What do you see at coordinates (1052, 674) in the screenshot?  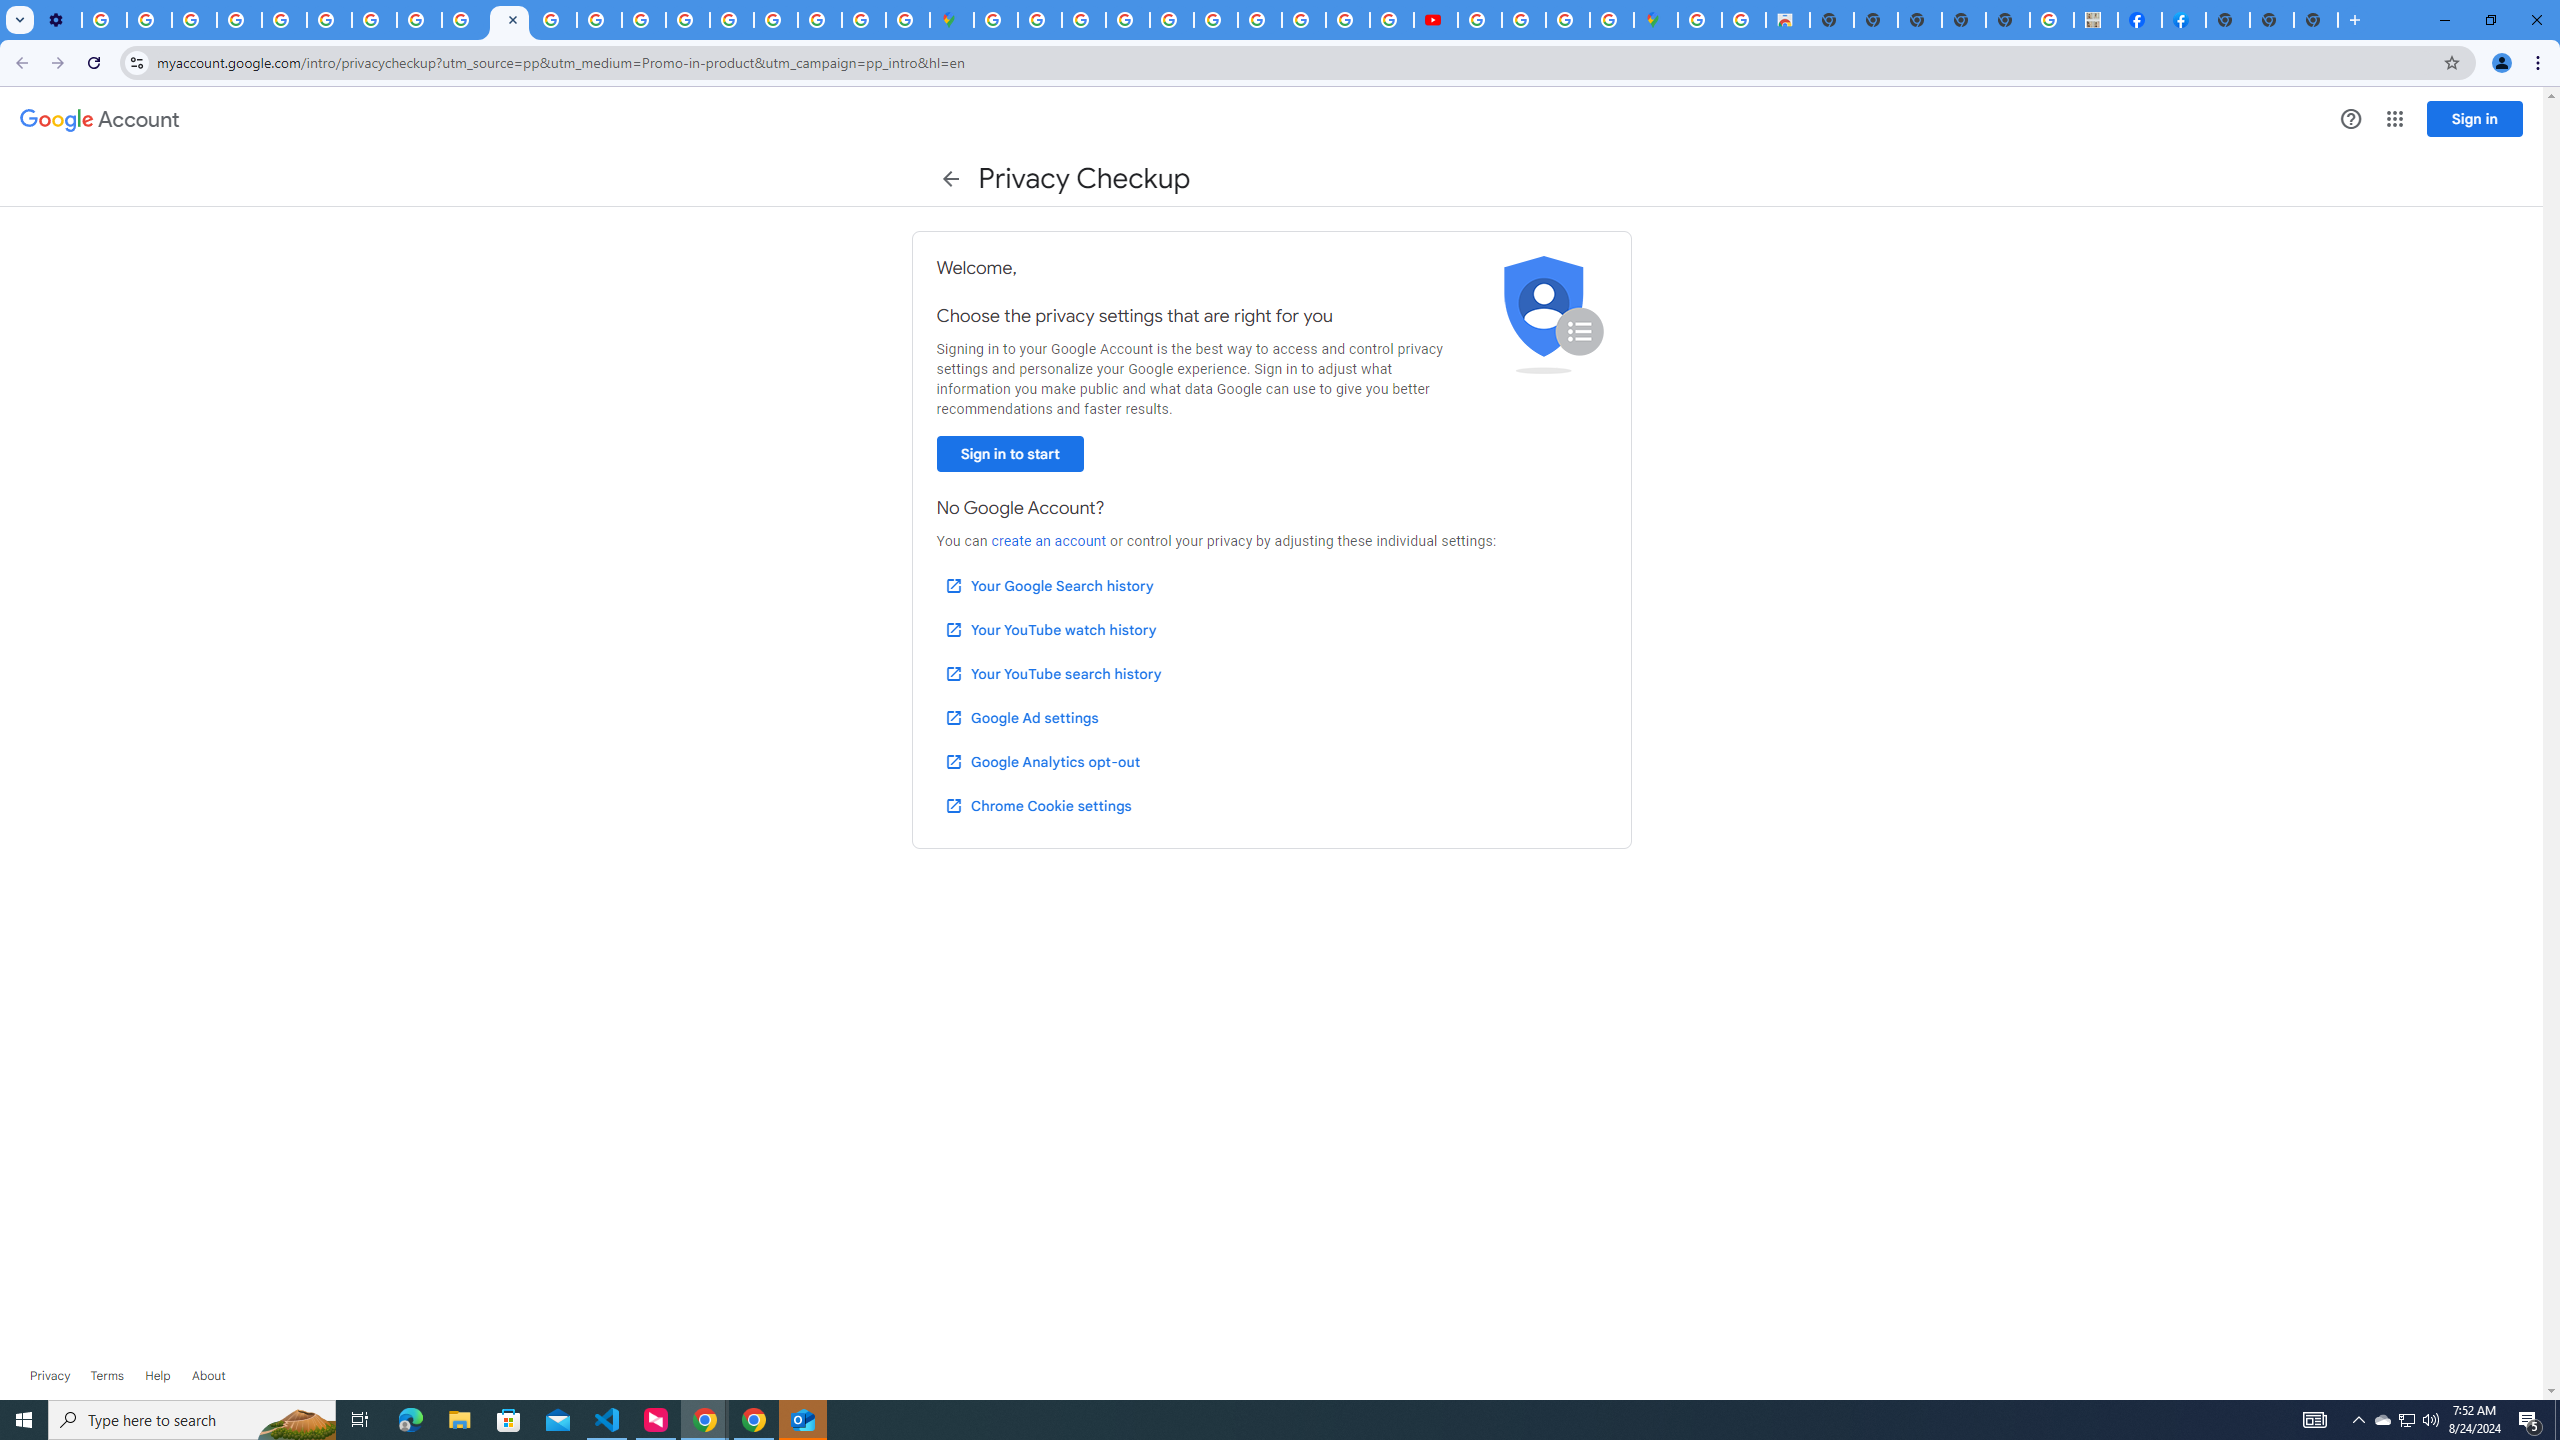 I see `'Your YouTube search history'` at bounding box center [1052, 674].